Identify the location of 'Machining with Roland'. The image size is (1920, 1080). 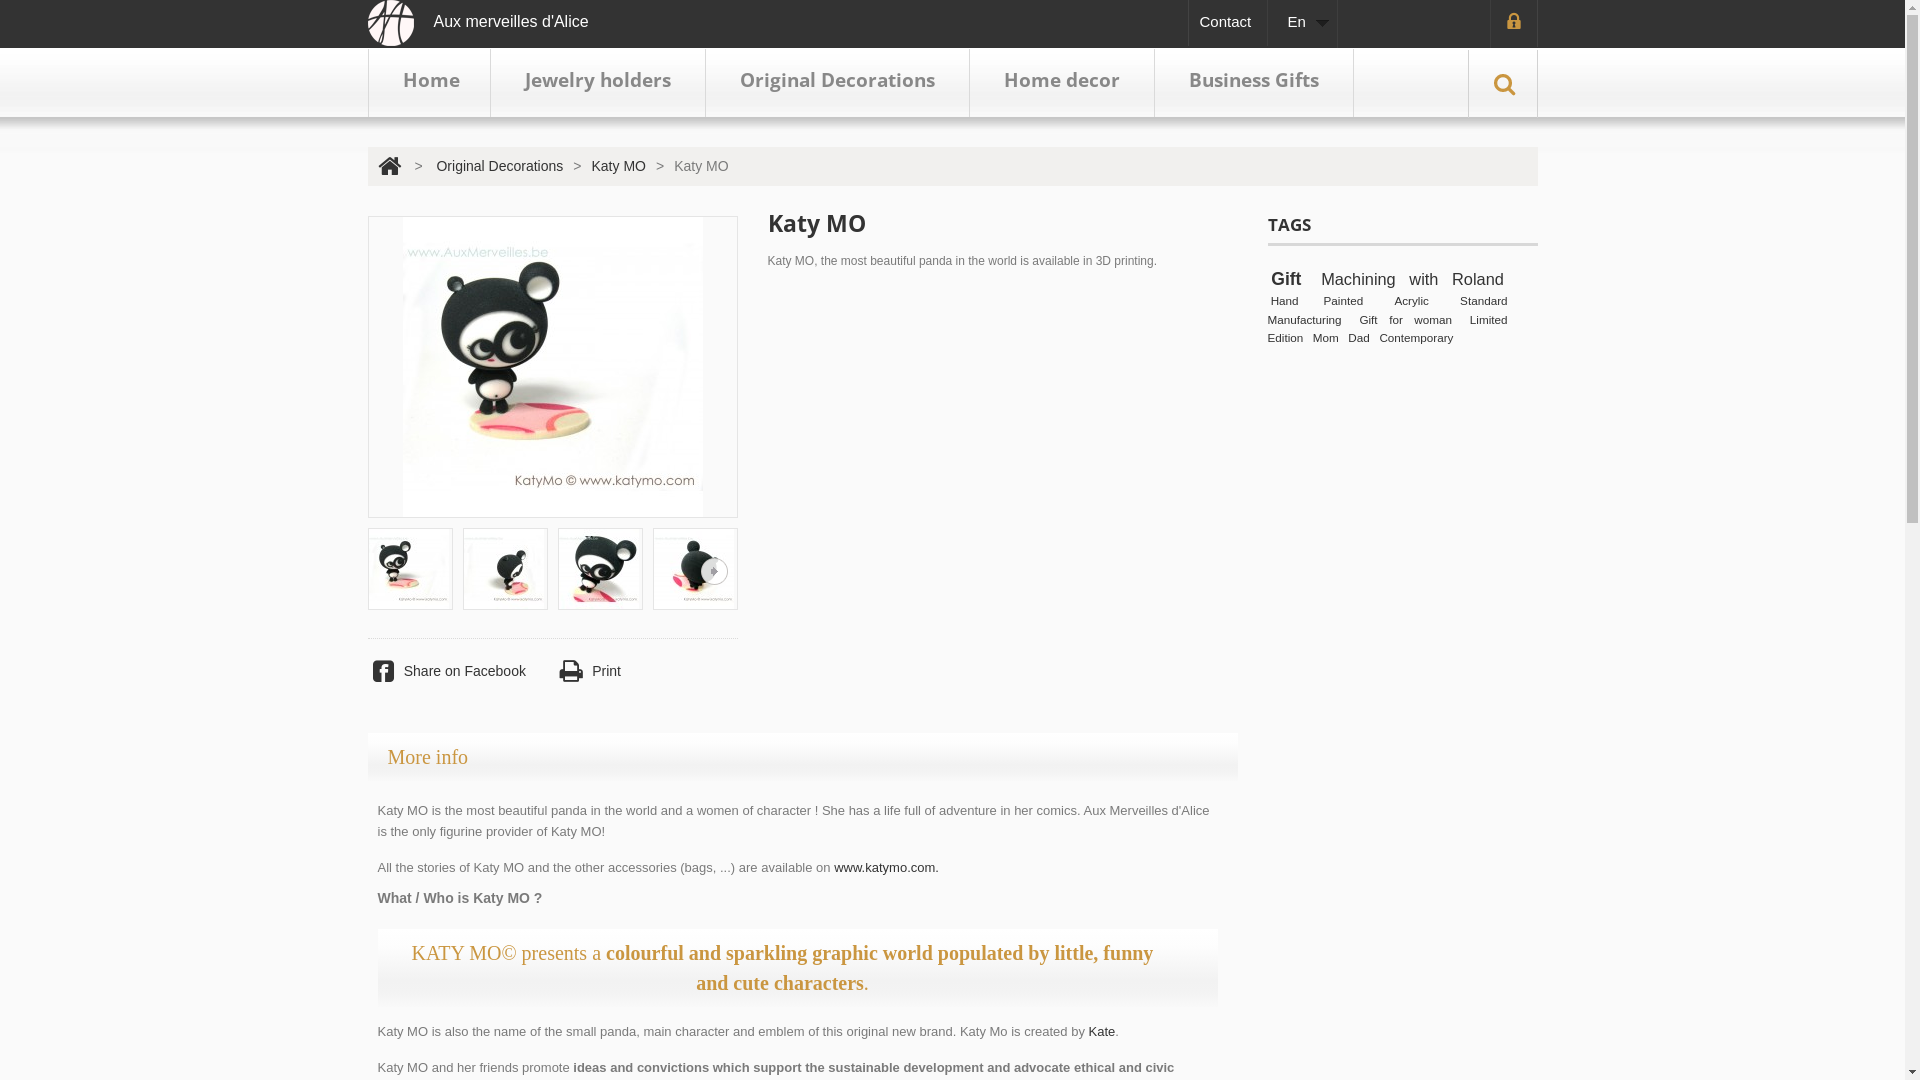
(1319, 280).